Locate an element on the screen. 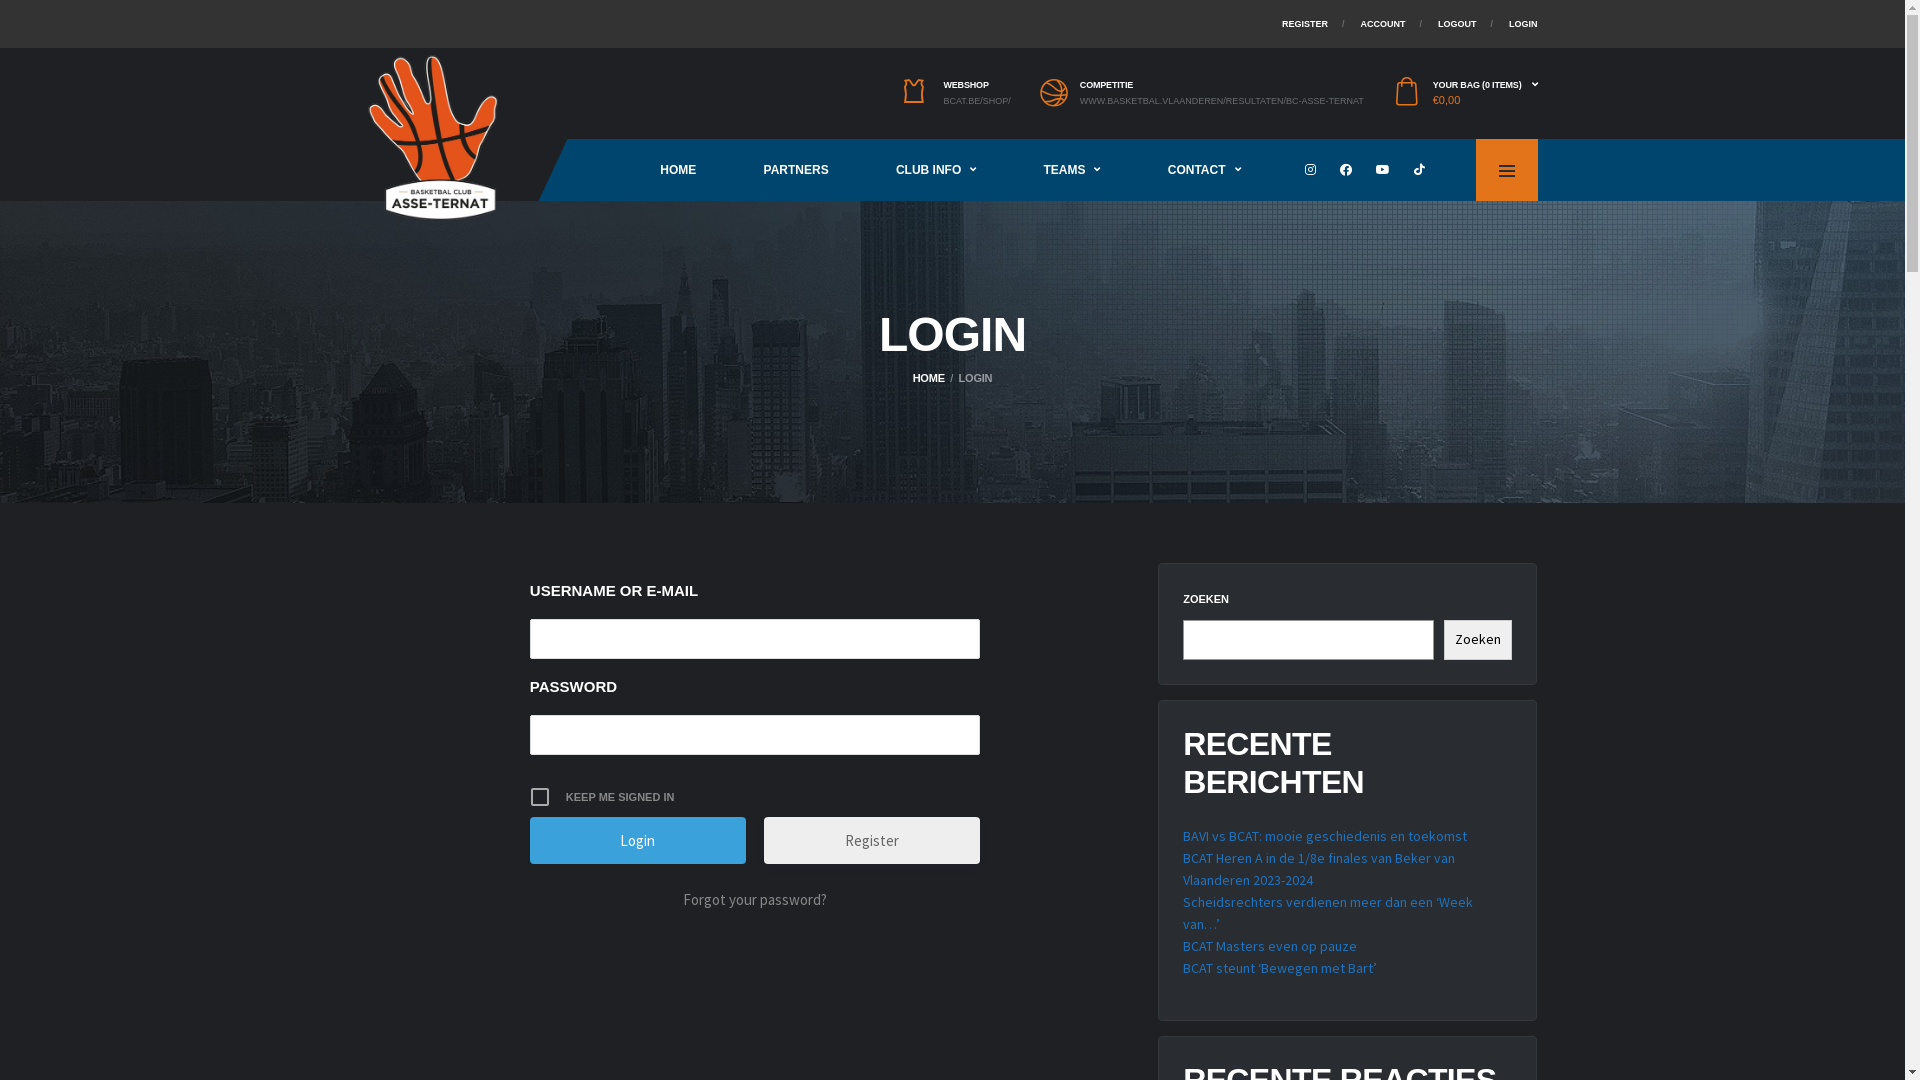  'TEAMS' is located at coordinates (1070, 168).